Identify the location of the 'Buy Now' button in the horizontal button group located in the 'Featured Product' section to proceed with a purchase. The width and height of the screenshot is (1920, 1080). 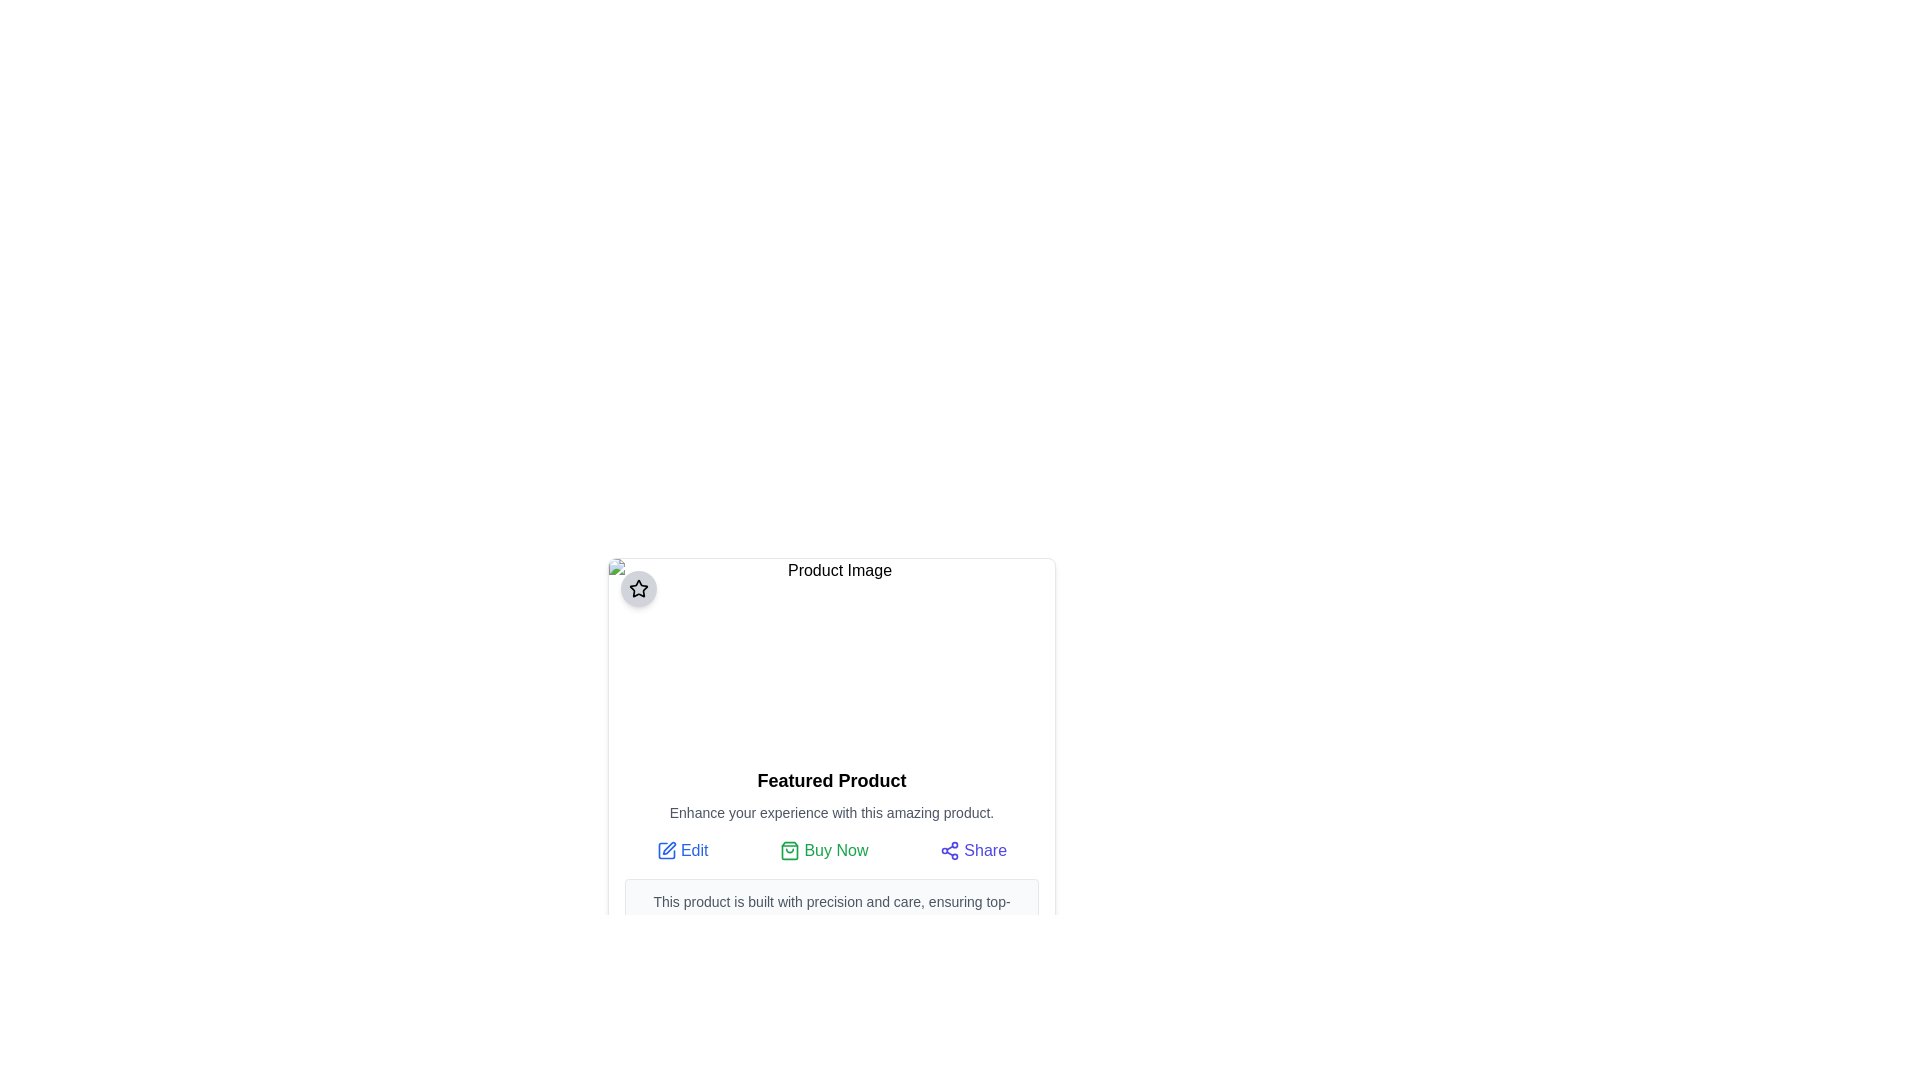
(831, 851).